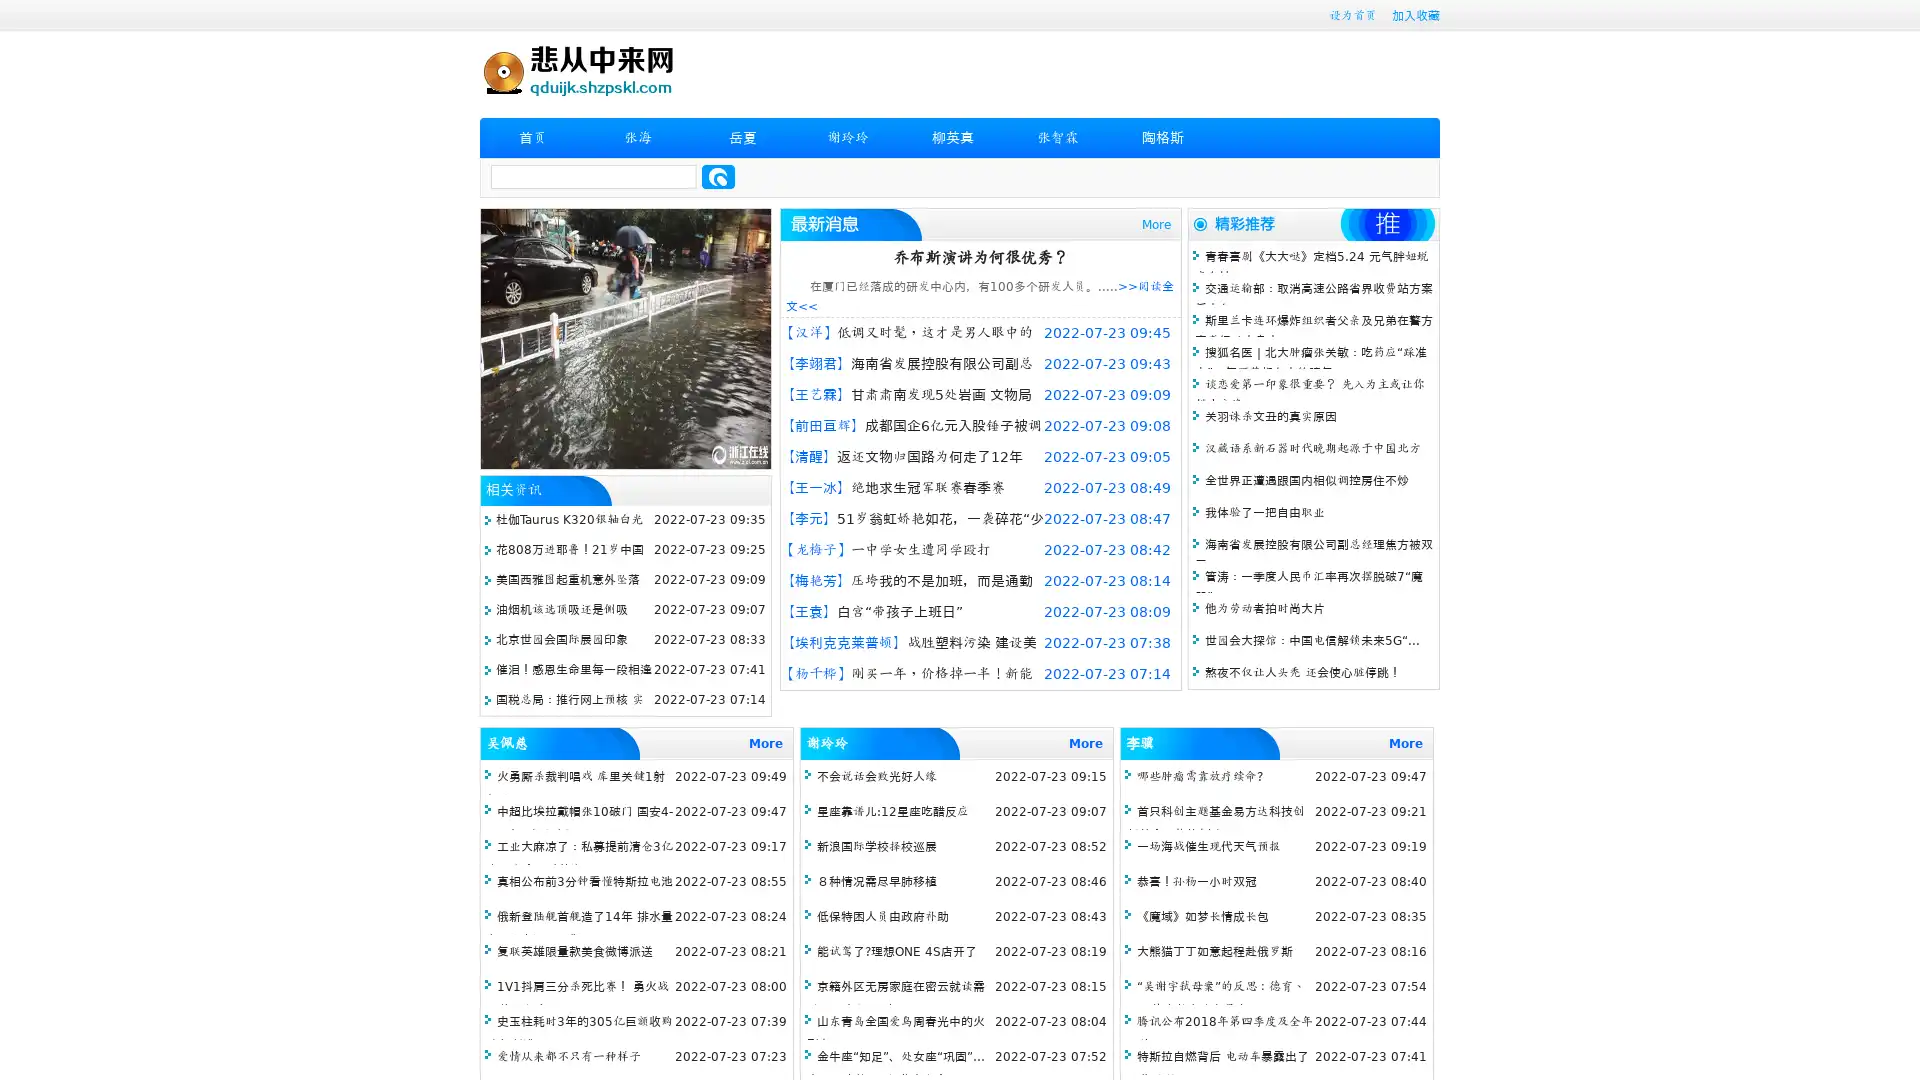 The height and width of the screenshot is (1080, 1920). Describe the element at coordinates (718, 176) in the screenshot. I see `Search` at that location.